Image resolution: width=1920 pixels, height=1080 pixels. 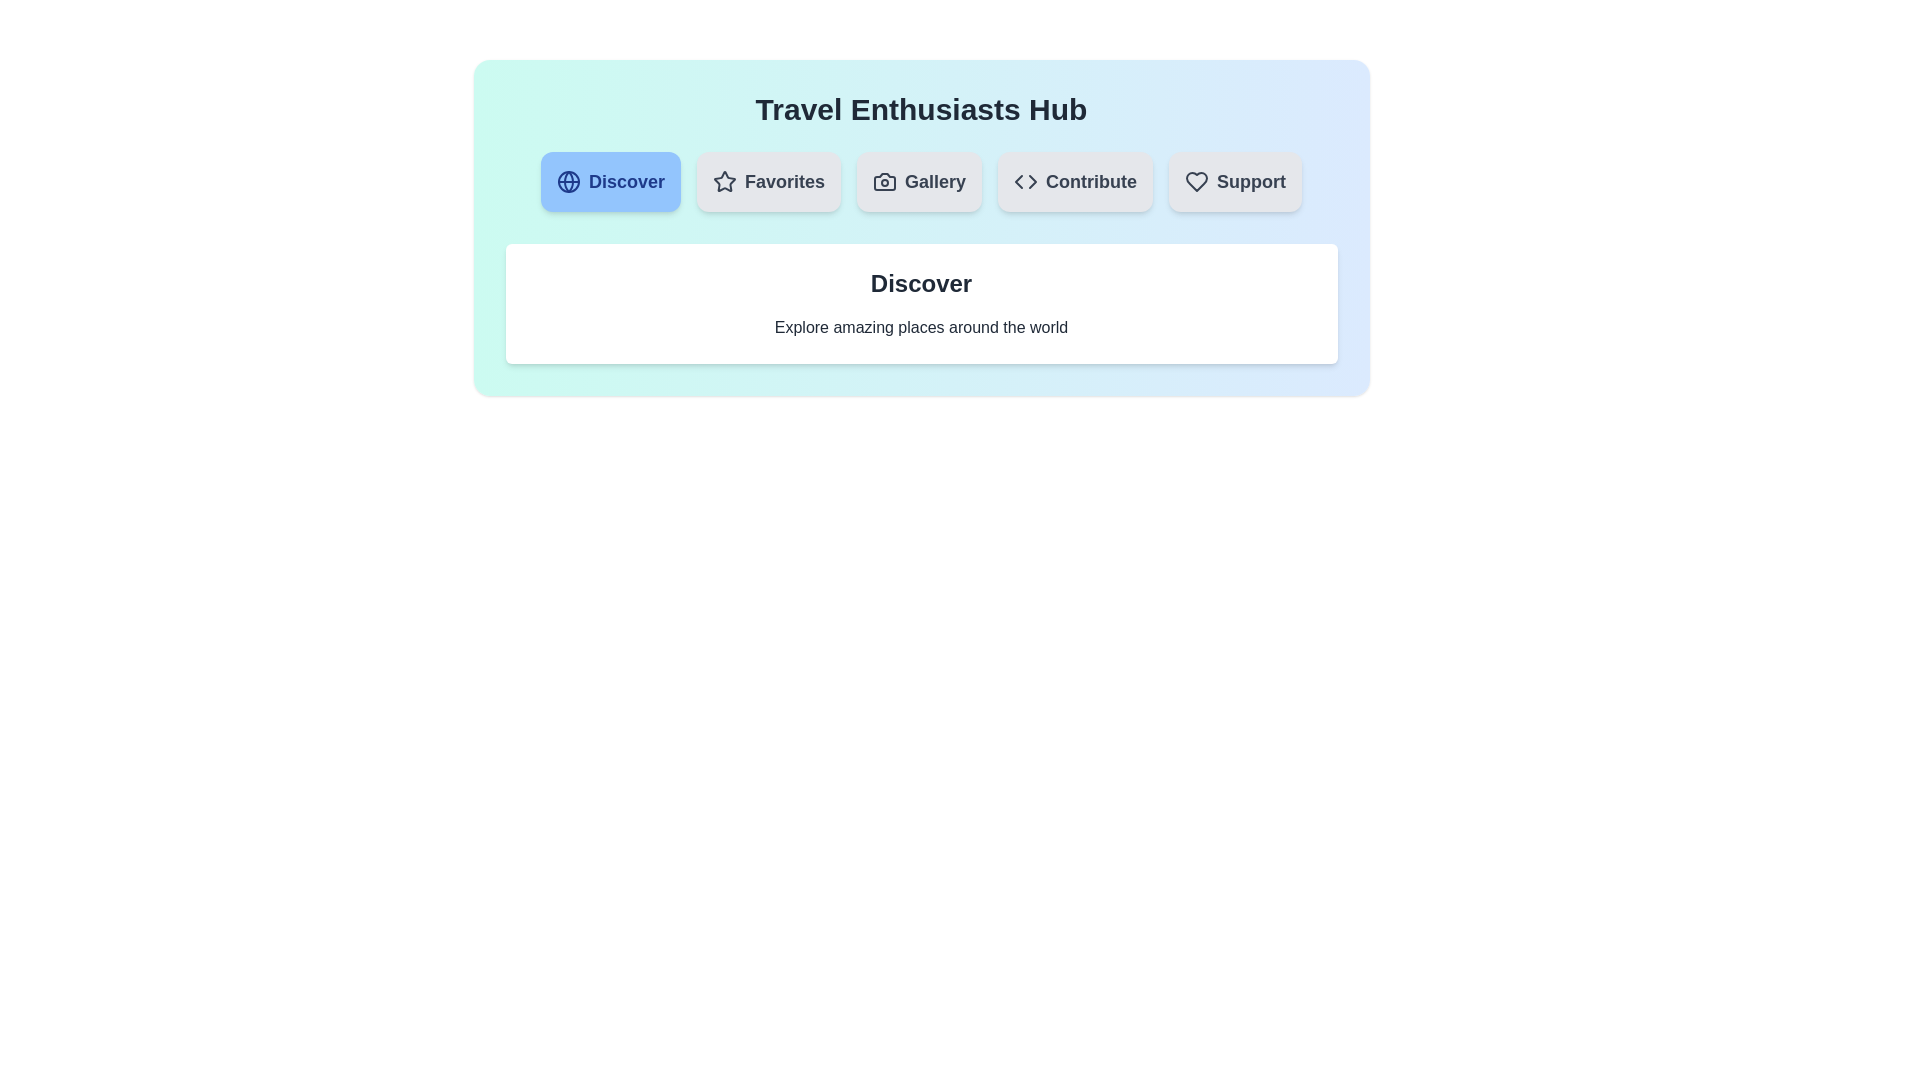 I want to click on the programming-related icon located to the left of the 'Contribute' label, which is the fourth item in the horizontally aligned menu of options, so click(x=1026, y=181).